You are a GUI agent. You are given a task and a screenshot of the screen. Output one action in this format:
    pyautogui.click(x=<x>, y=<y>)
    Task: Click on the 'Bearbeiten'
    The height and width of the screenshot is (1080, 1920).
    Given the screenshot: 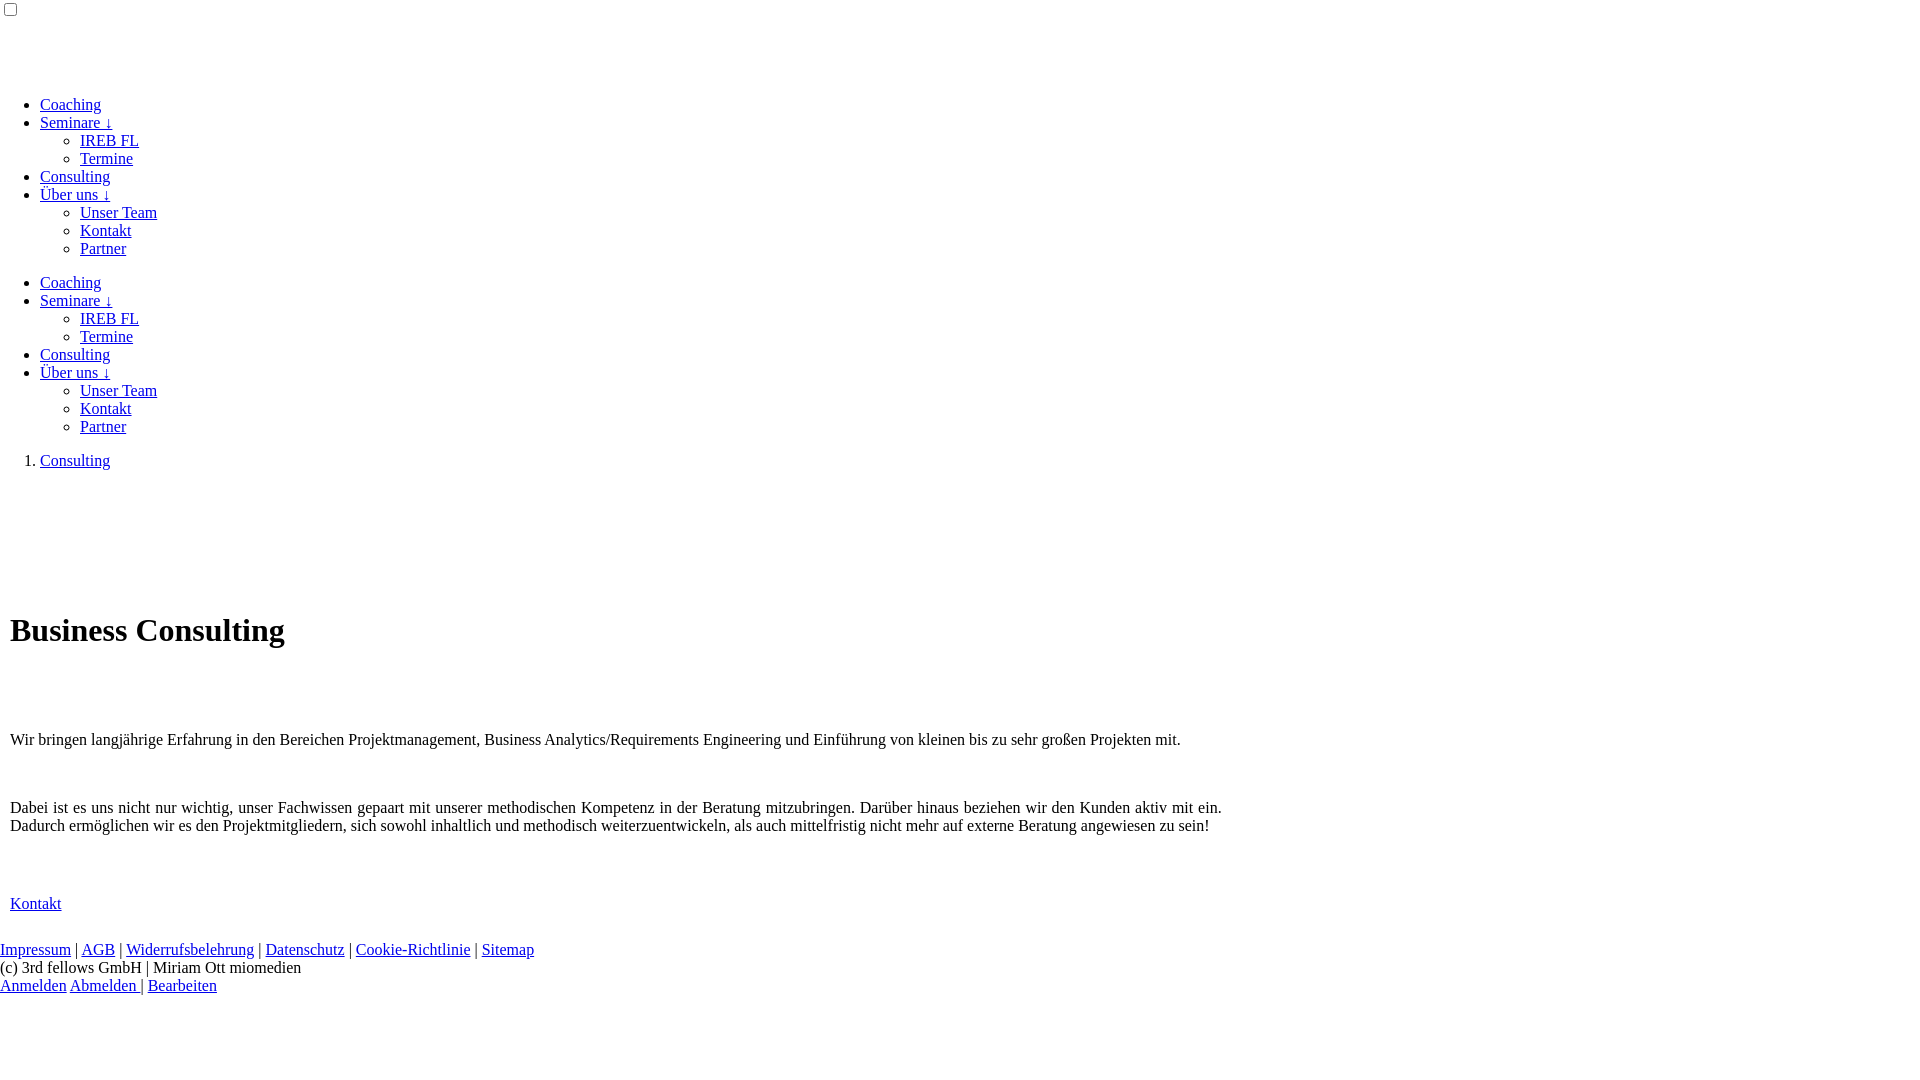 What is the action you would take?
    pyautogui.click(x=182, y=984)
    